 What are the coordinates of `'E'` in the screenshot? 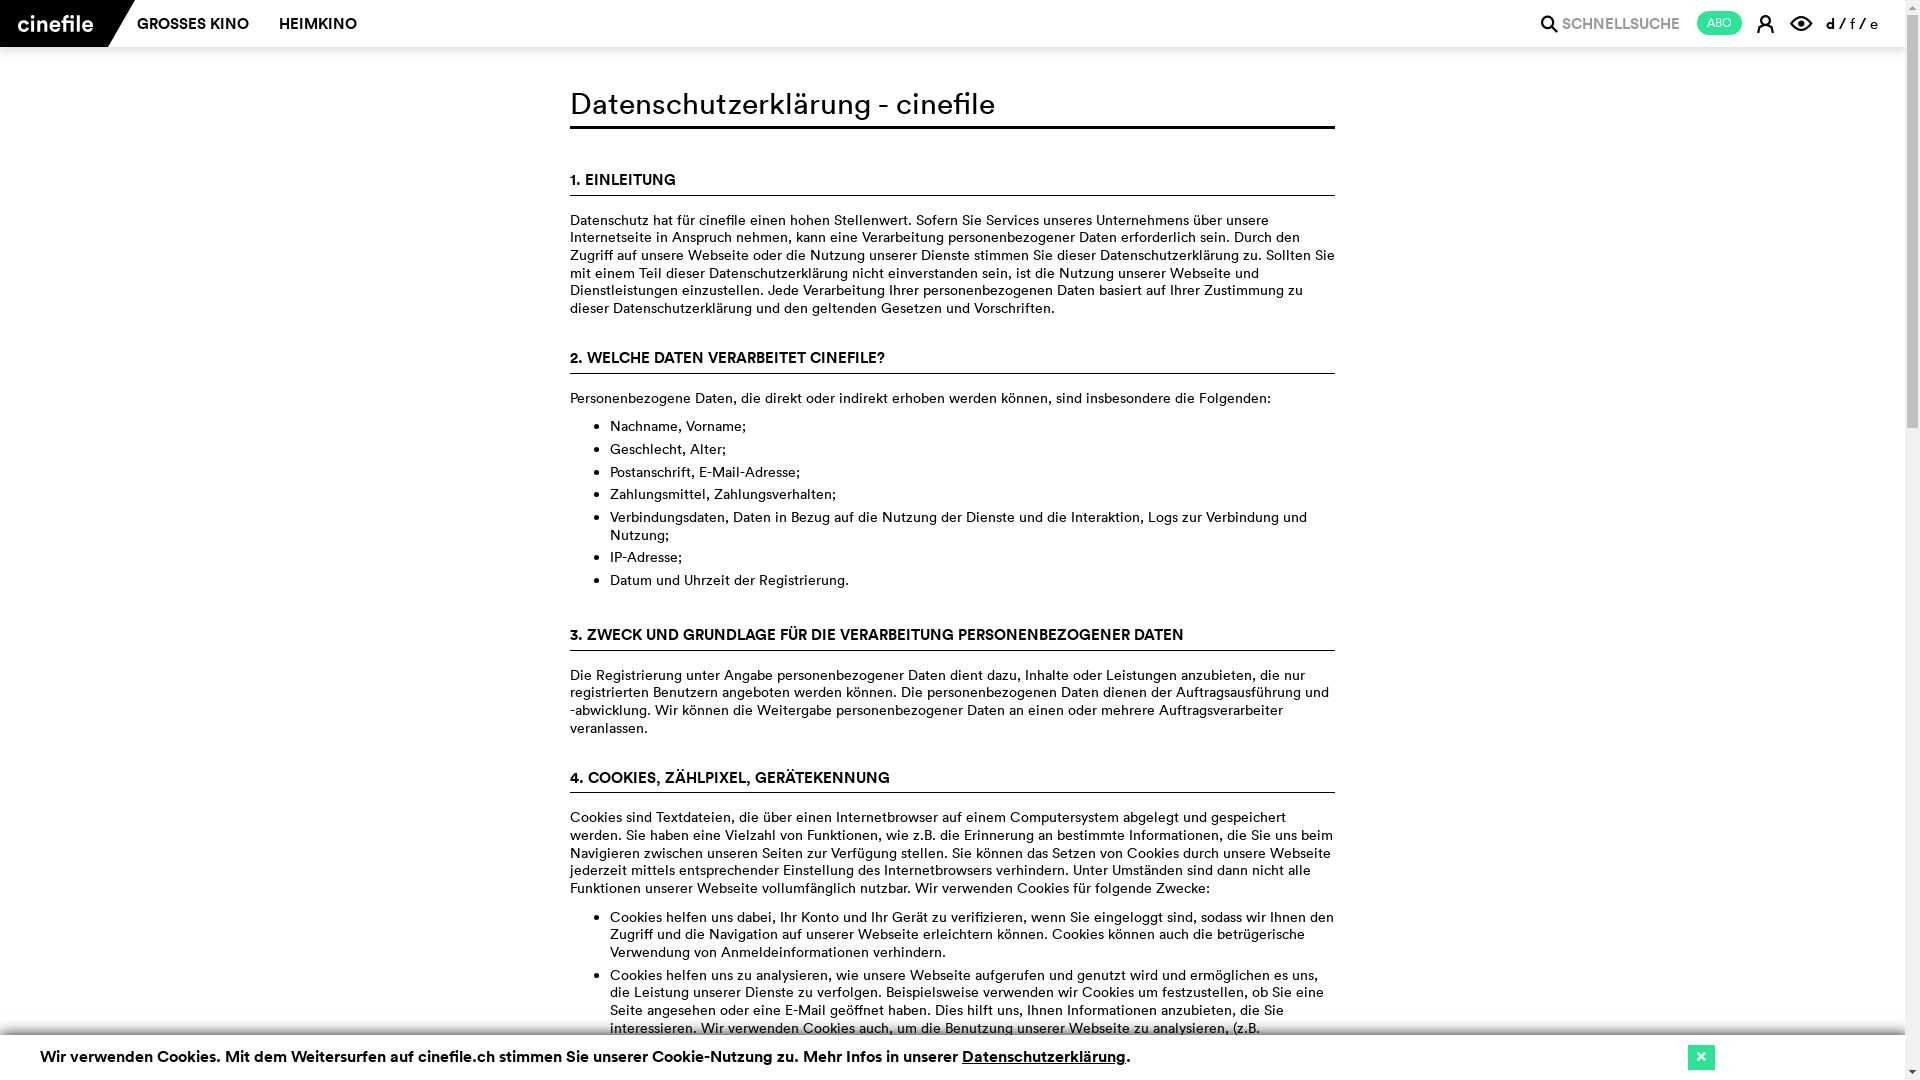 It's located at (1767, 22).